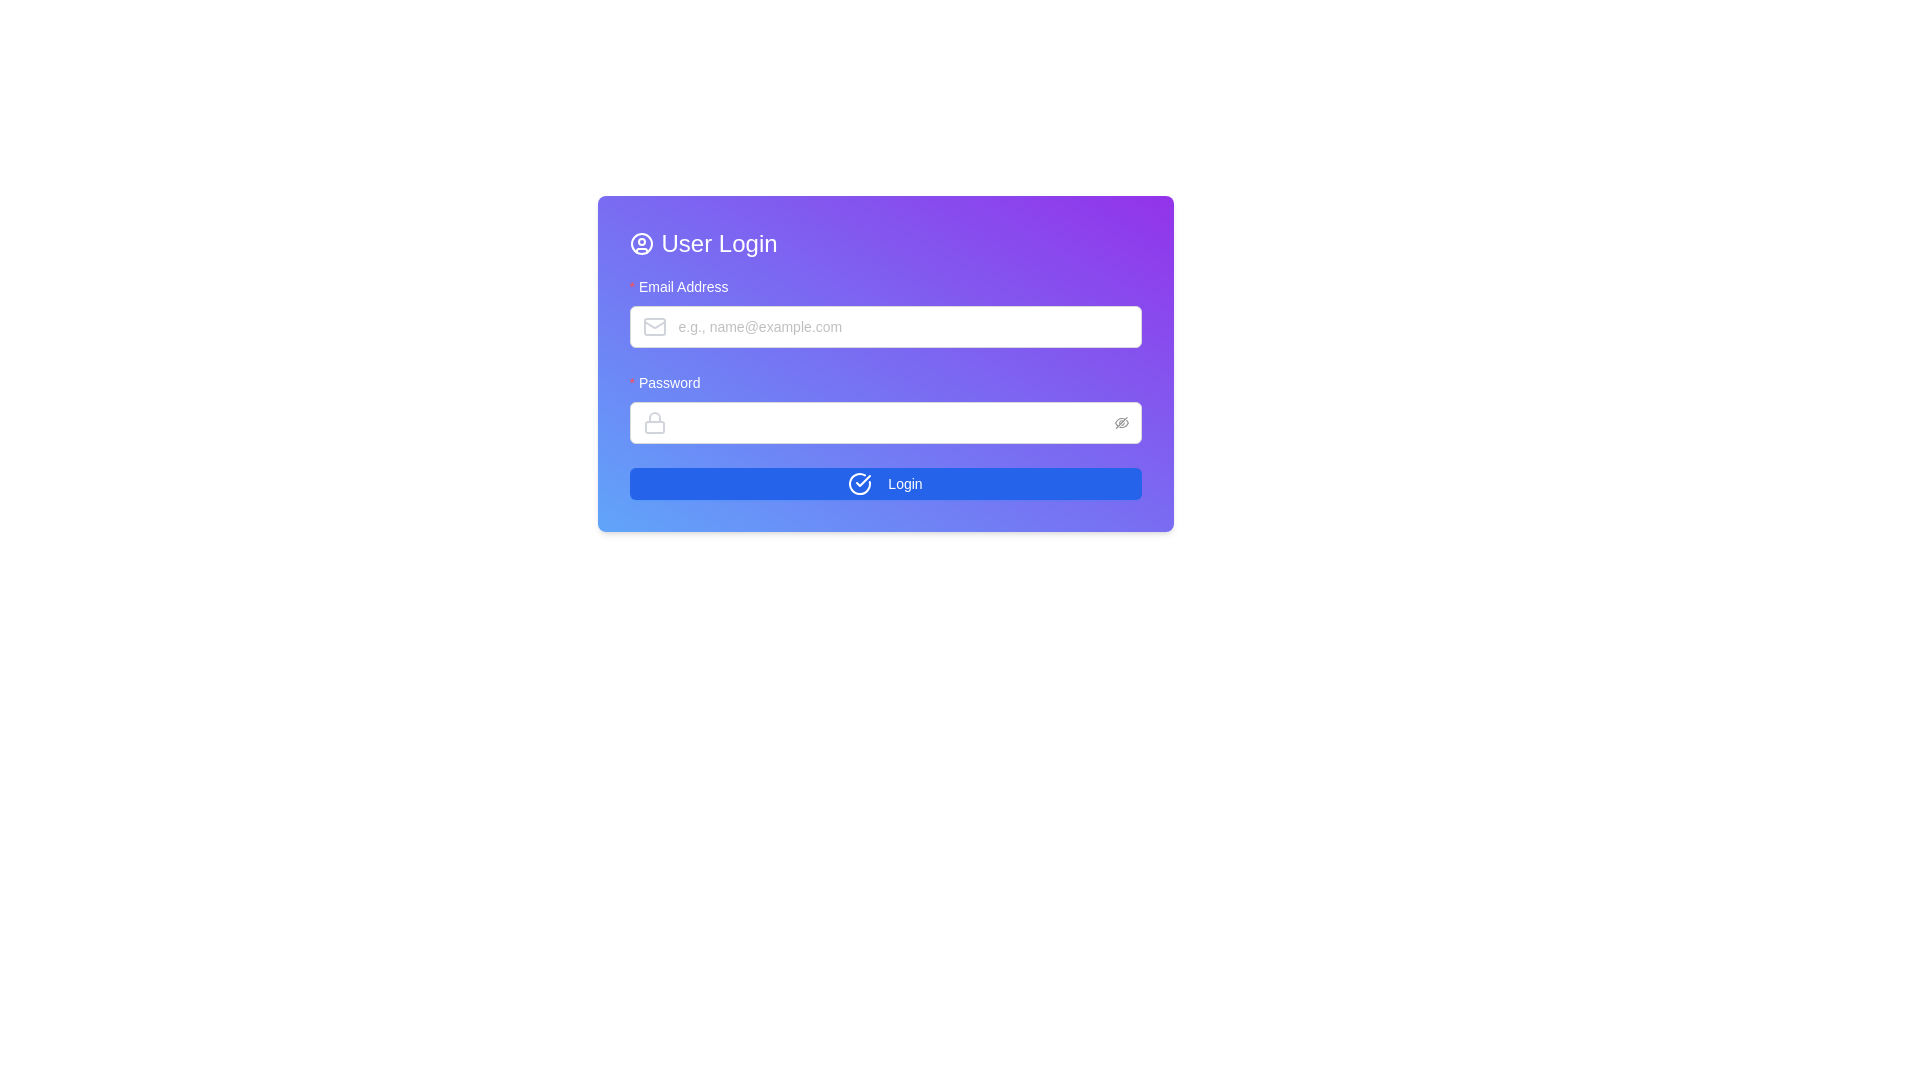 The height and width of the screenshot is (1080, 1920). What do you see at coordinates (672, 382) in the screenshot?
I see `the password field label in the login form, which is the second label after the email label` at bounding box center [672, 382].